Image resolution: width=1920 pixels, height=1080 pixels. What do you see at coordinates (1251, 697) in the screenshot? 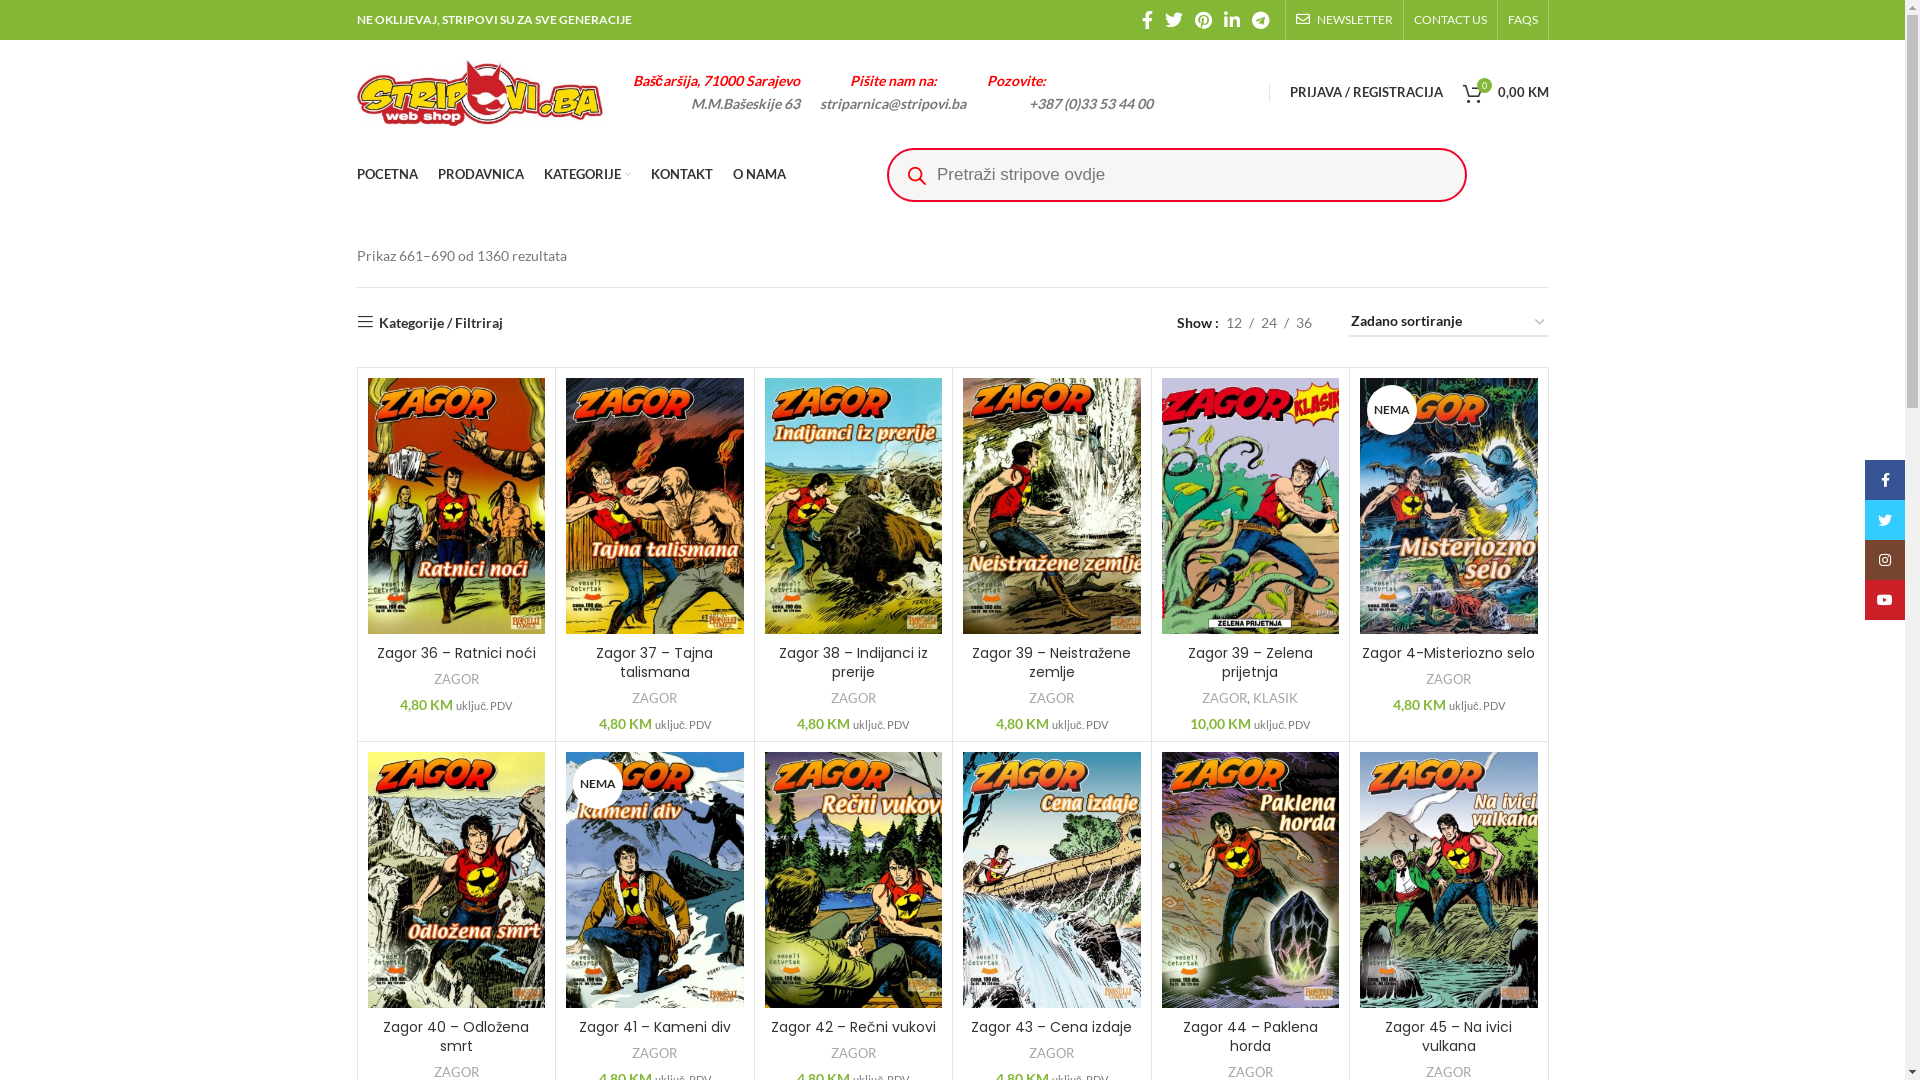
I see `'KLASIK'` at bounding box center [1251, 697].